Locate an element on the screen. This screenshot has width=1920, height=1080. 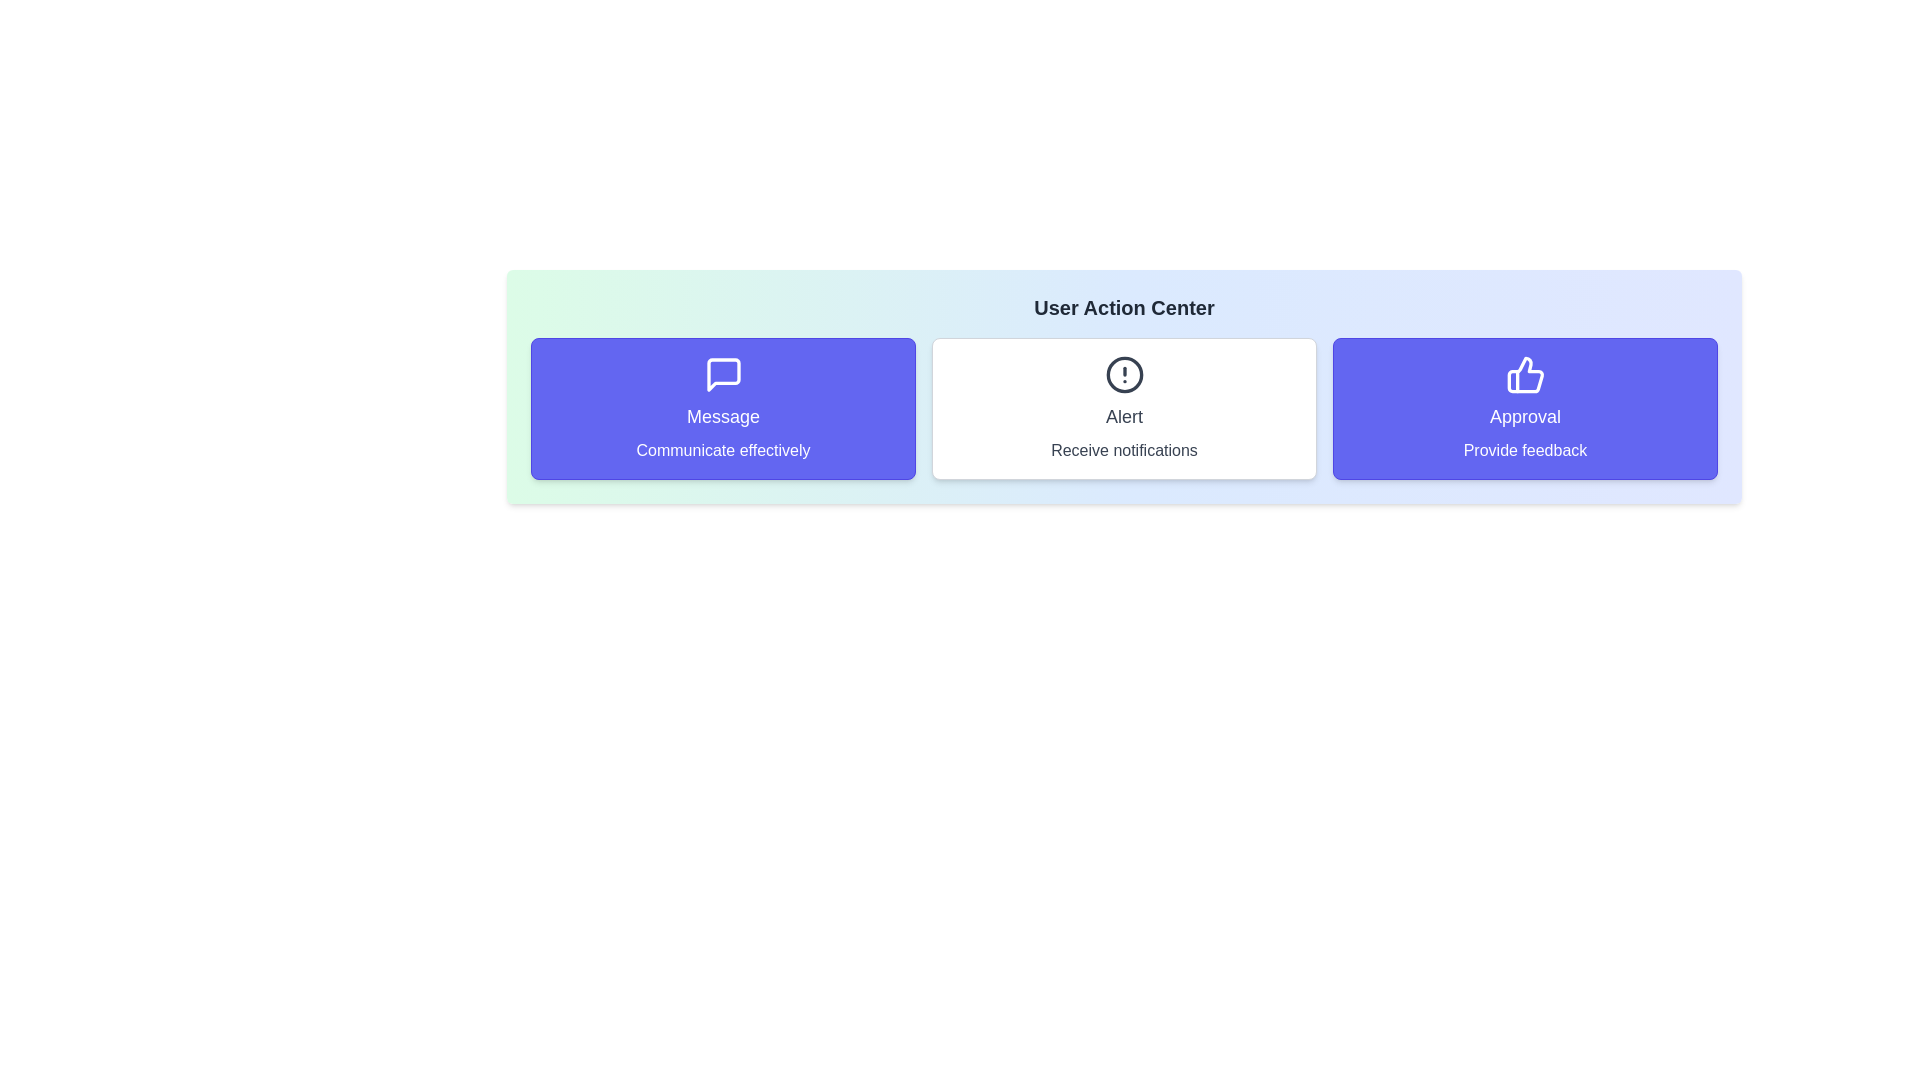
the action card corresponding to Message is located at coordinates (722, 407).